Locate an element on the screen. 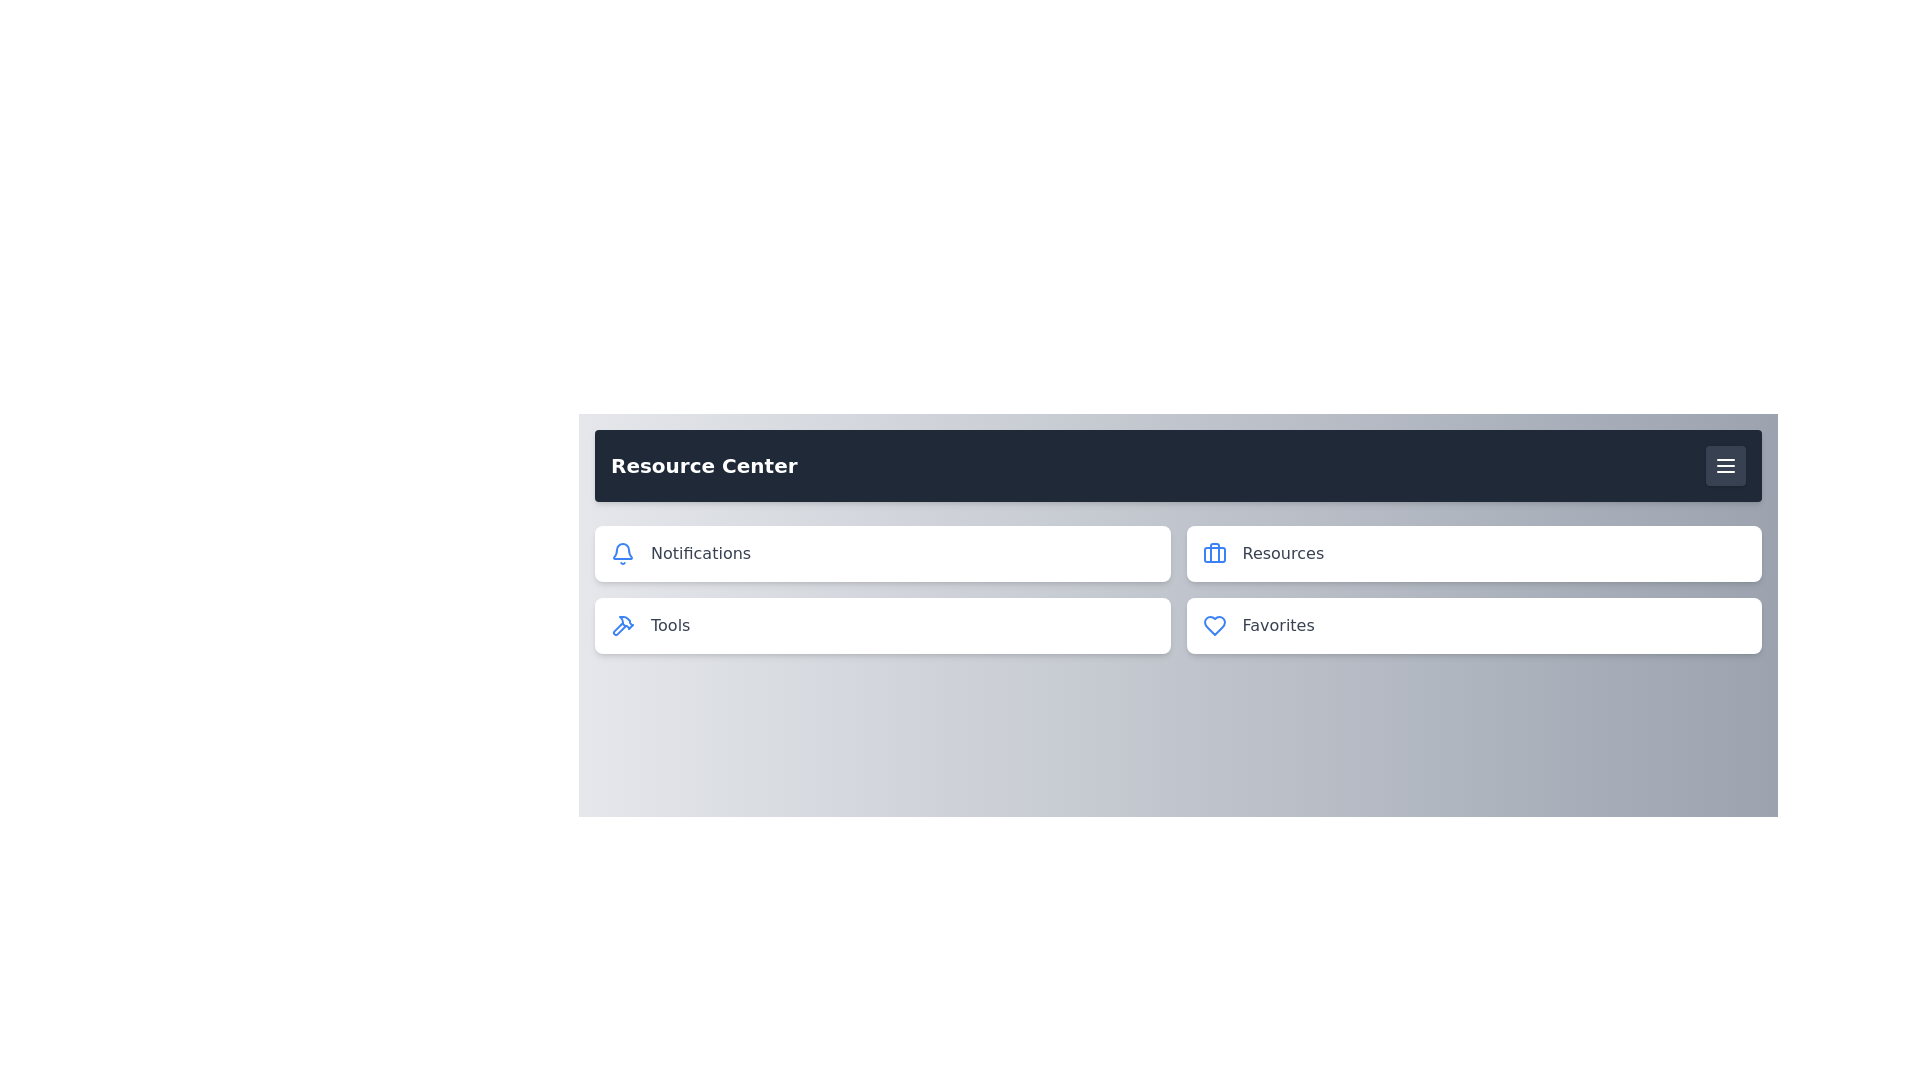 Image resolution: width=1920 pixels, height=1080 pixels. the Tools menu item is located at coordinates (881, 624).